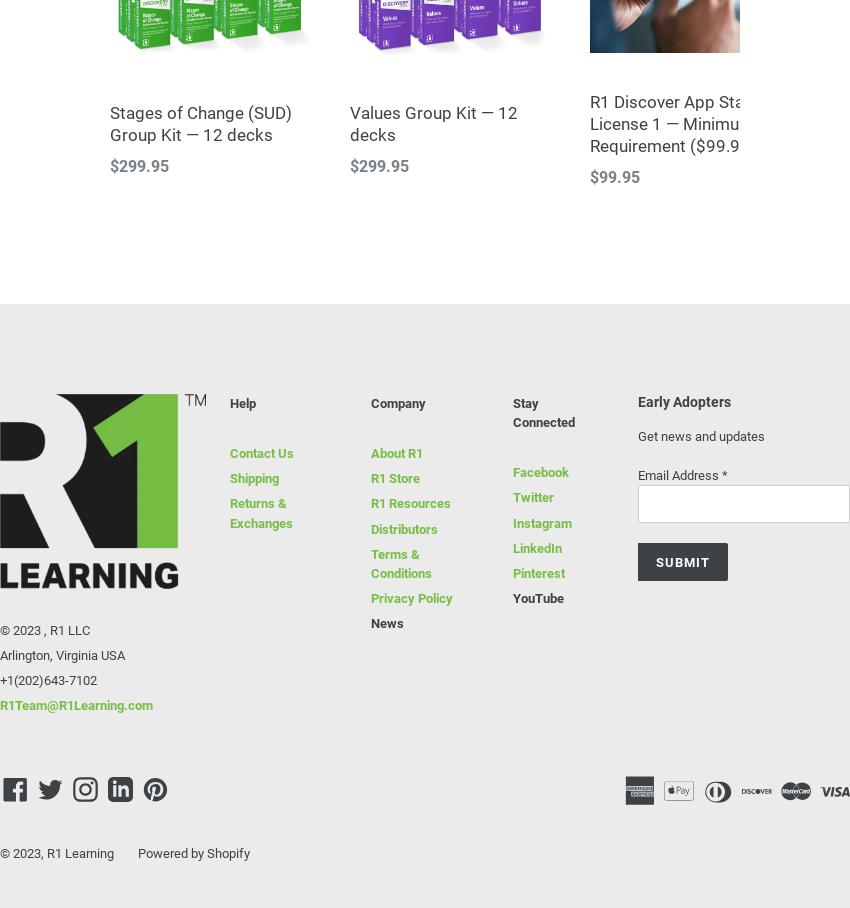 This screenshot has width=850, height=908. What do you see at coordinates (397, 452) in the screenshot?
I see `'About R1'` at bounding box center [397, 452].